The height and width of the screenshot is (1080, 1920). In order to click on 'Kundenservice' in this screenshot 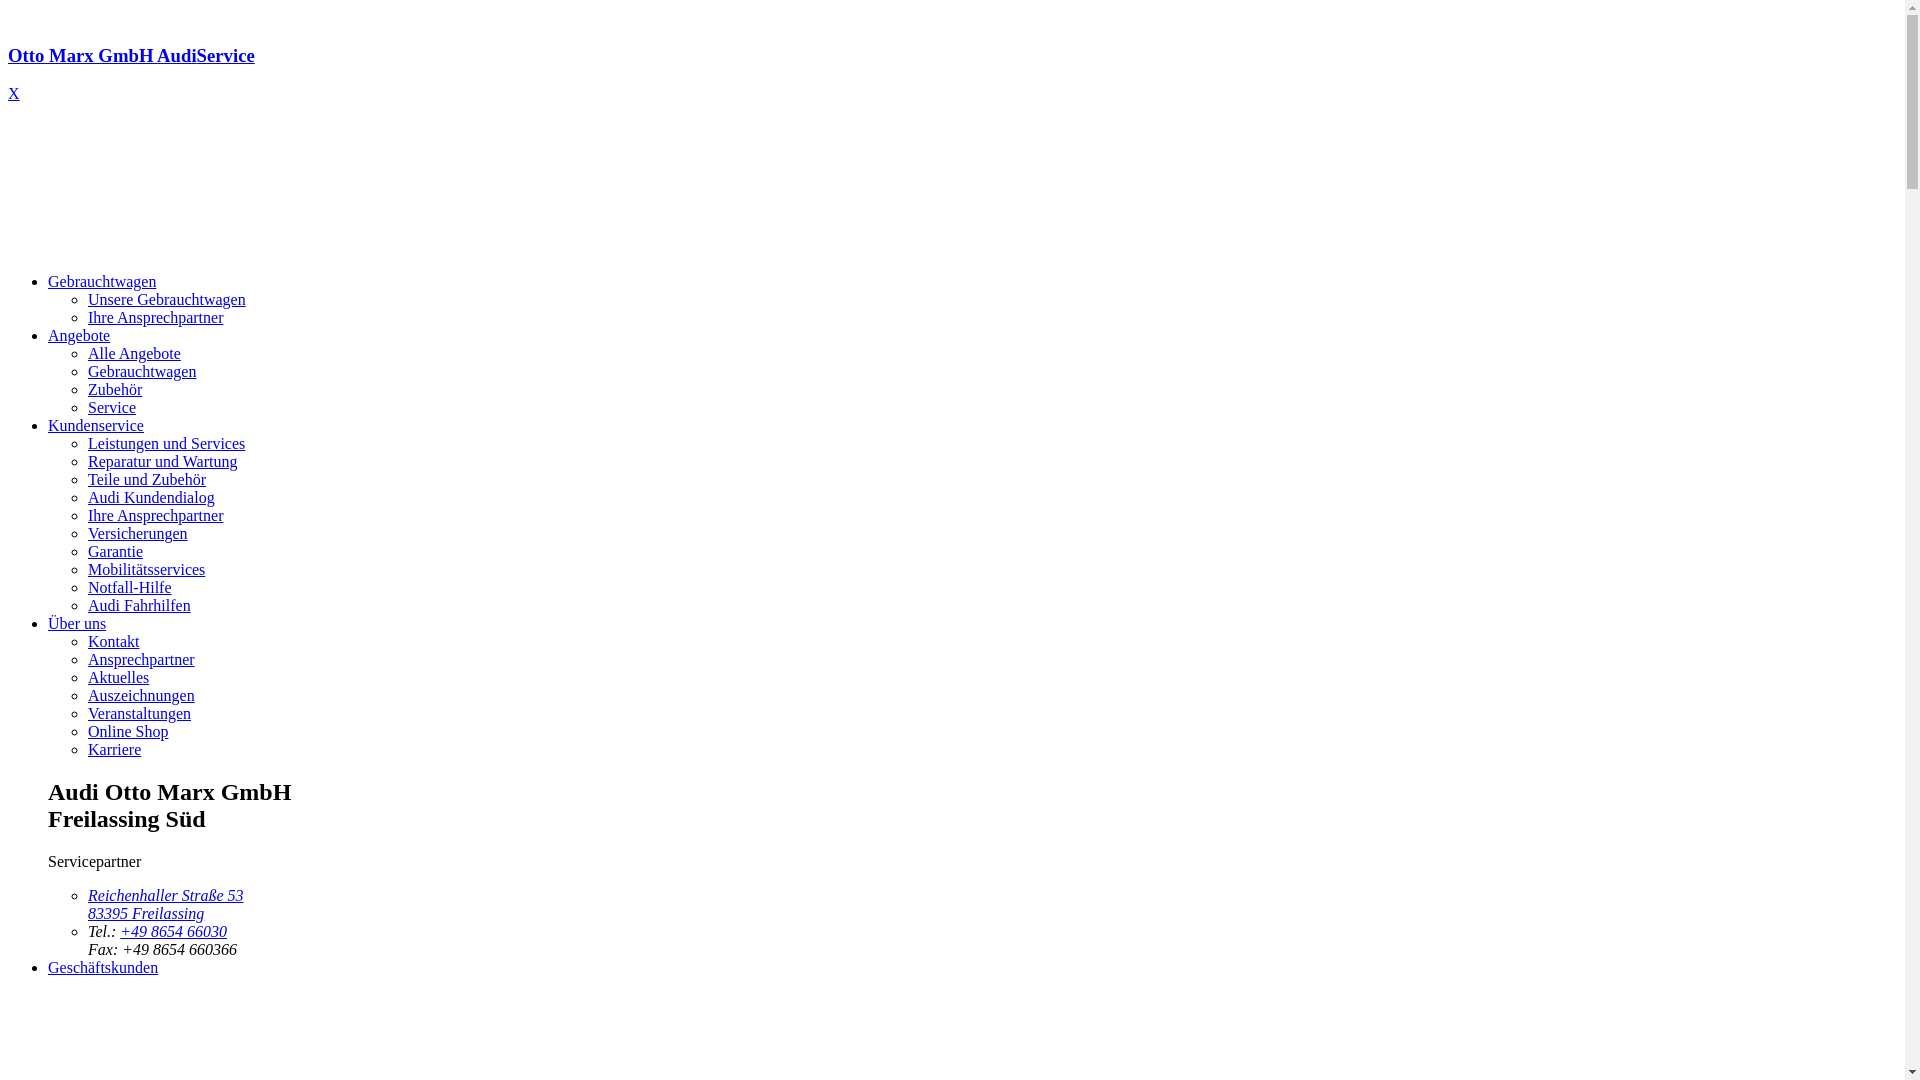, I will do `click(95, 424)`.